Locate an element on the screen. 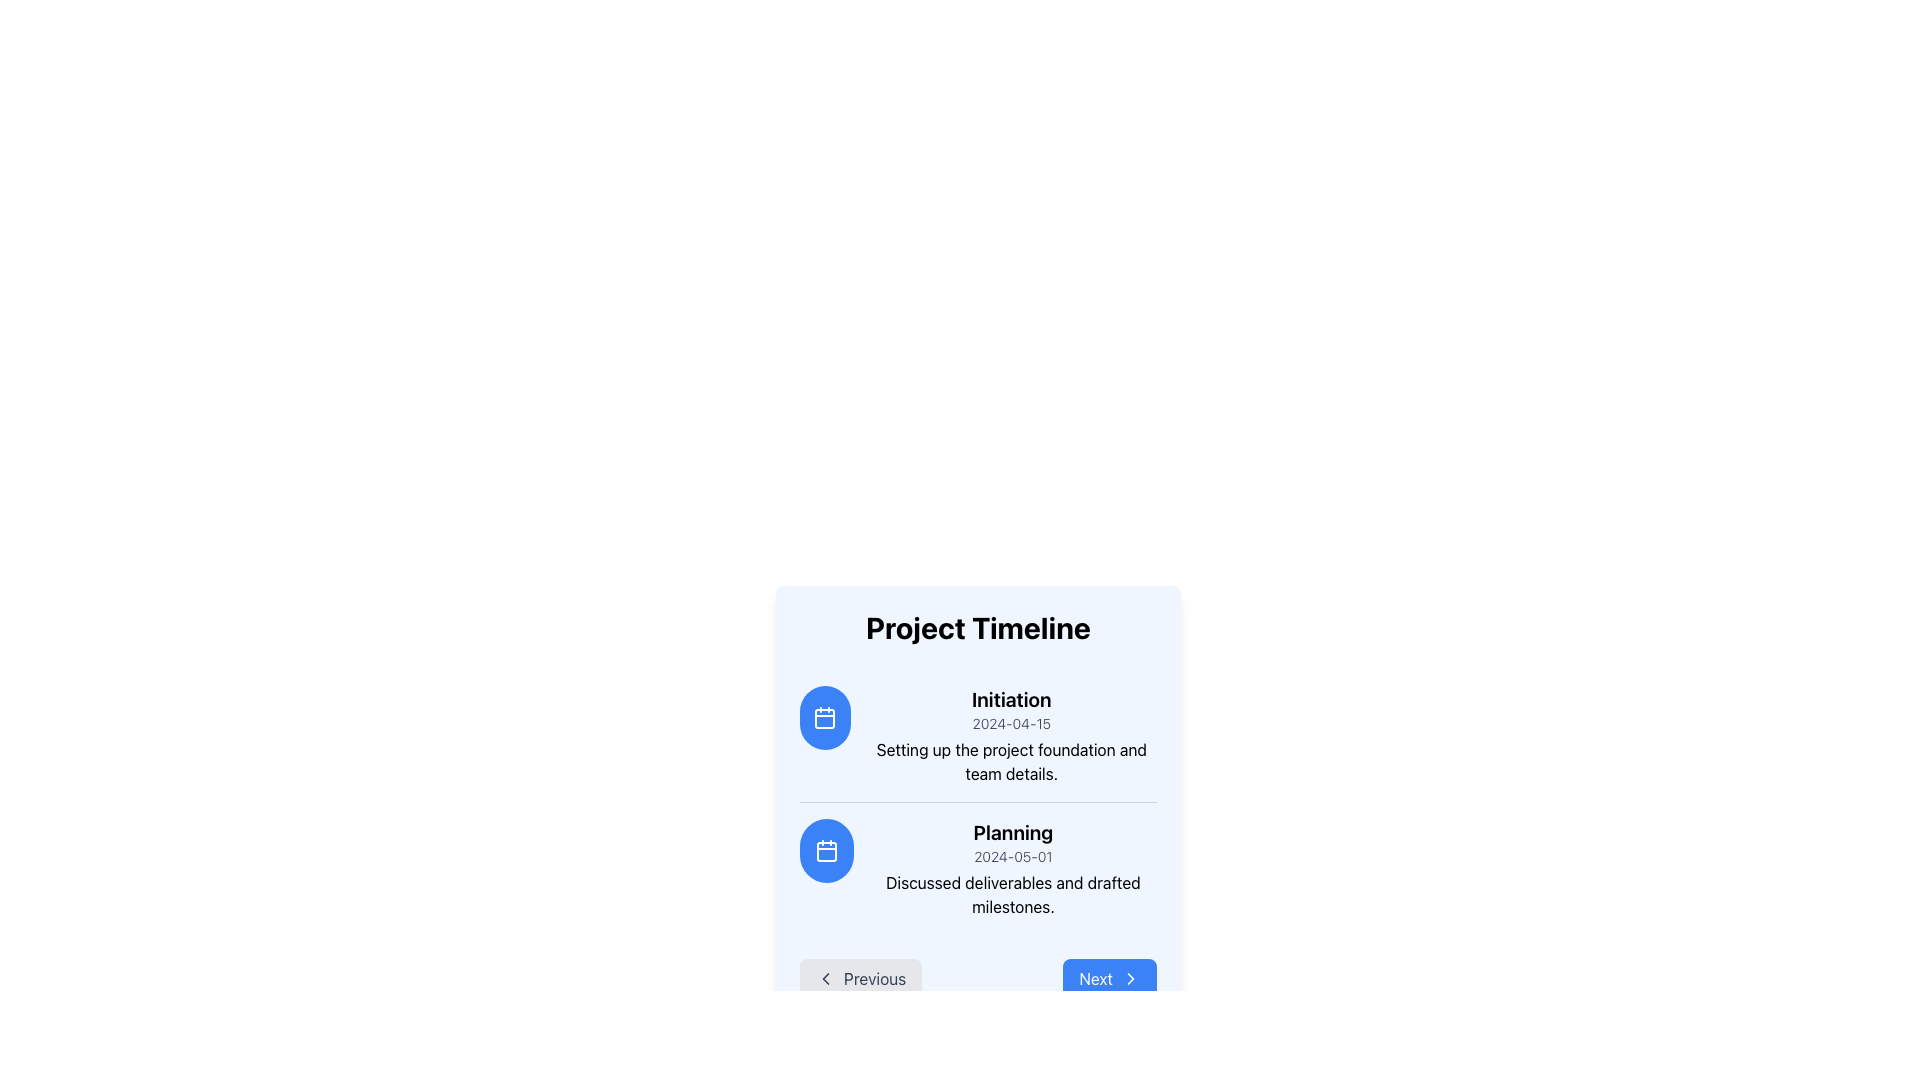  the rightmost blue button labeled 'Next' in the 'Project Timeline' section is located at coordinates (1109, 978).